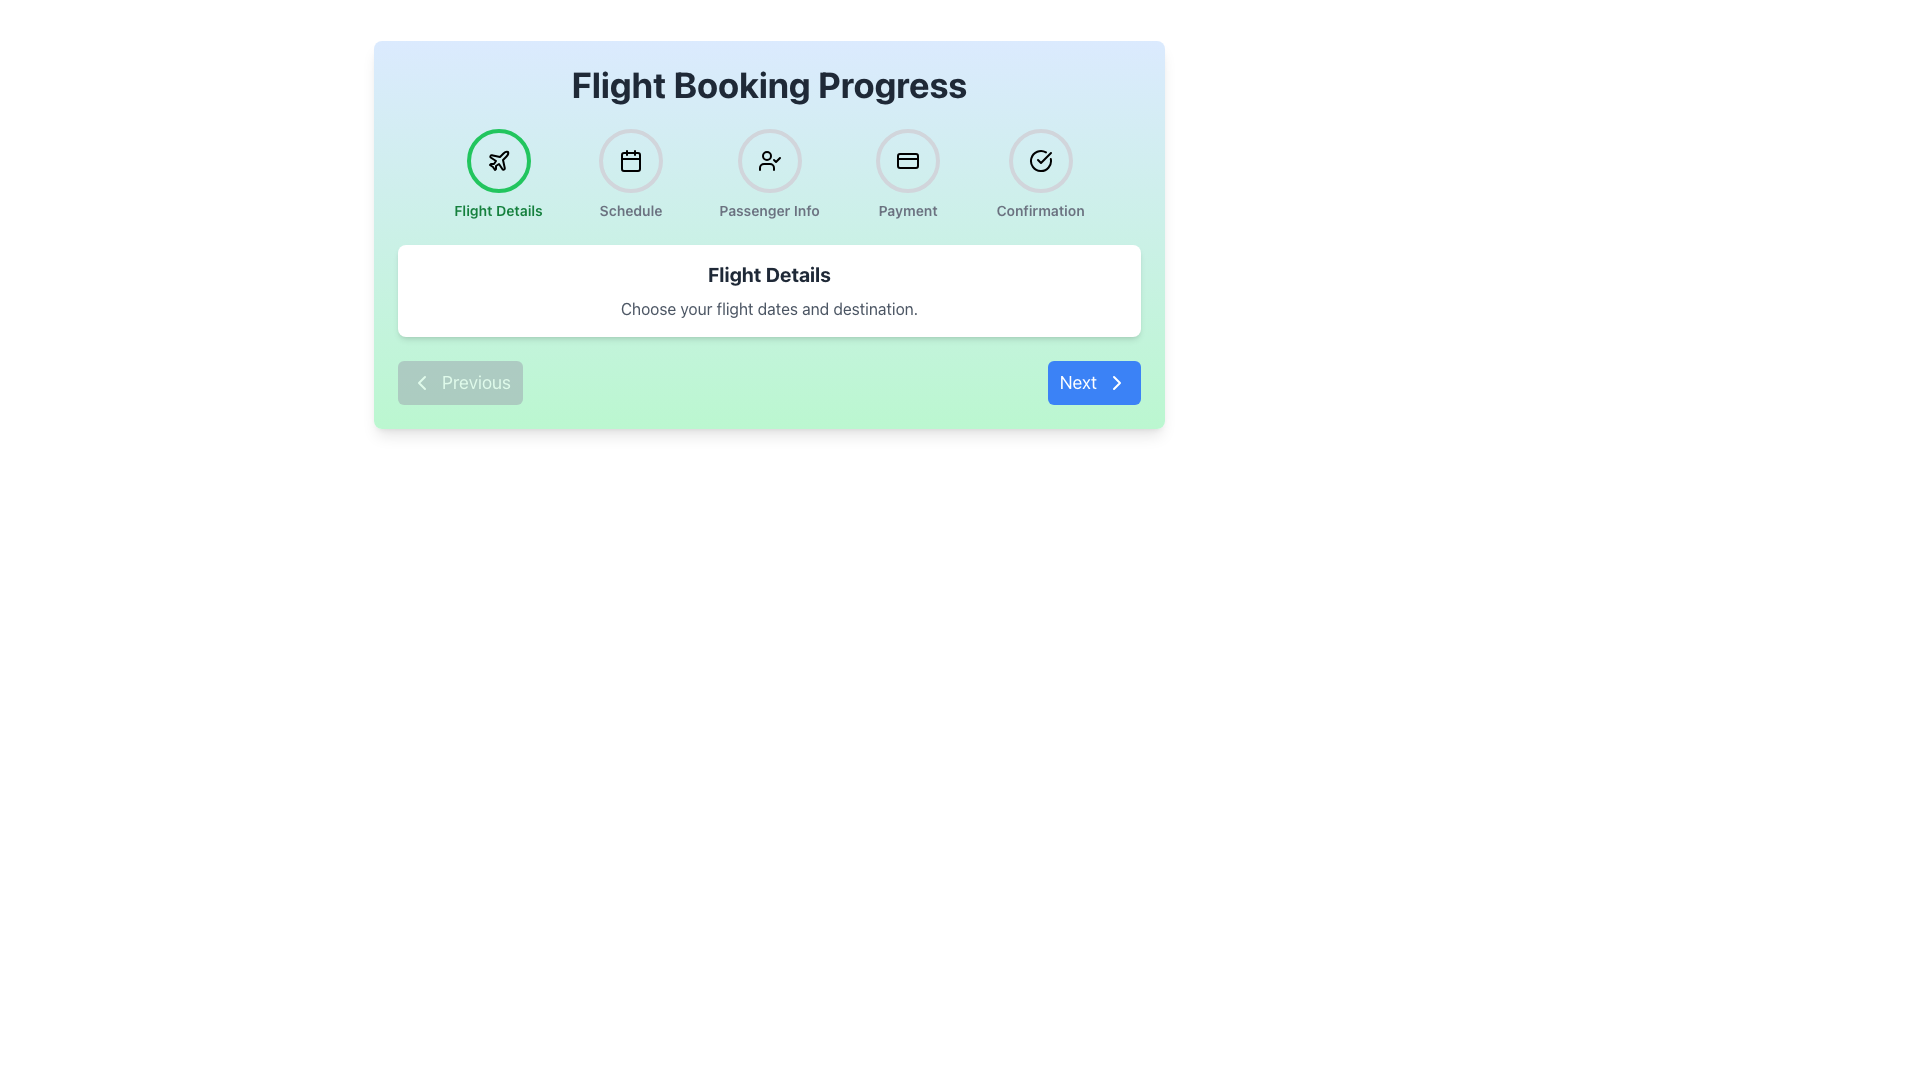  What do you see at coordinates (907, 160) in the screenshot?
I see `the credit card icon indicating the 'Payment' step in the flight booking progress, located between 'Passenger Info' and 'Confirmation'` at bounding box center [907, 160].